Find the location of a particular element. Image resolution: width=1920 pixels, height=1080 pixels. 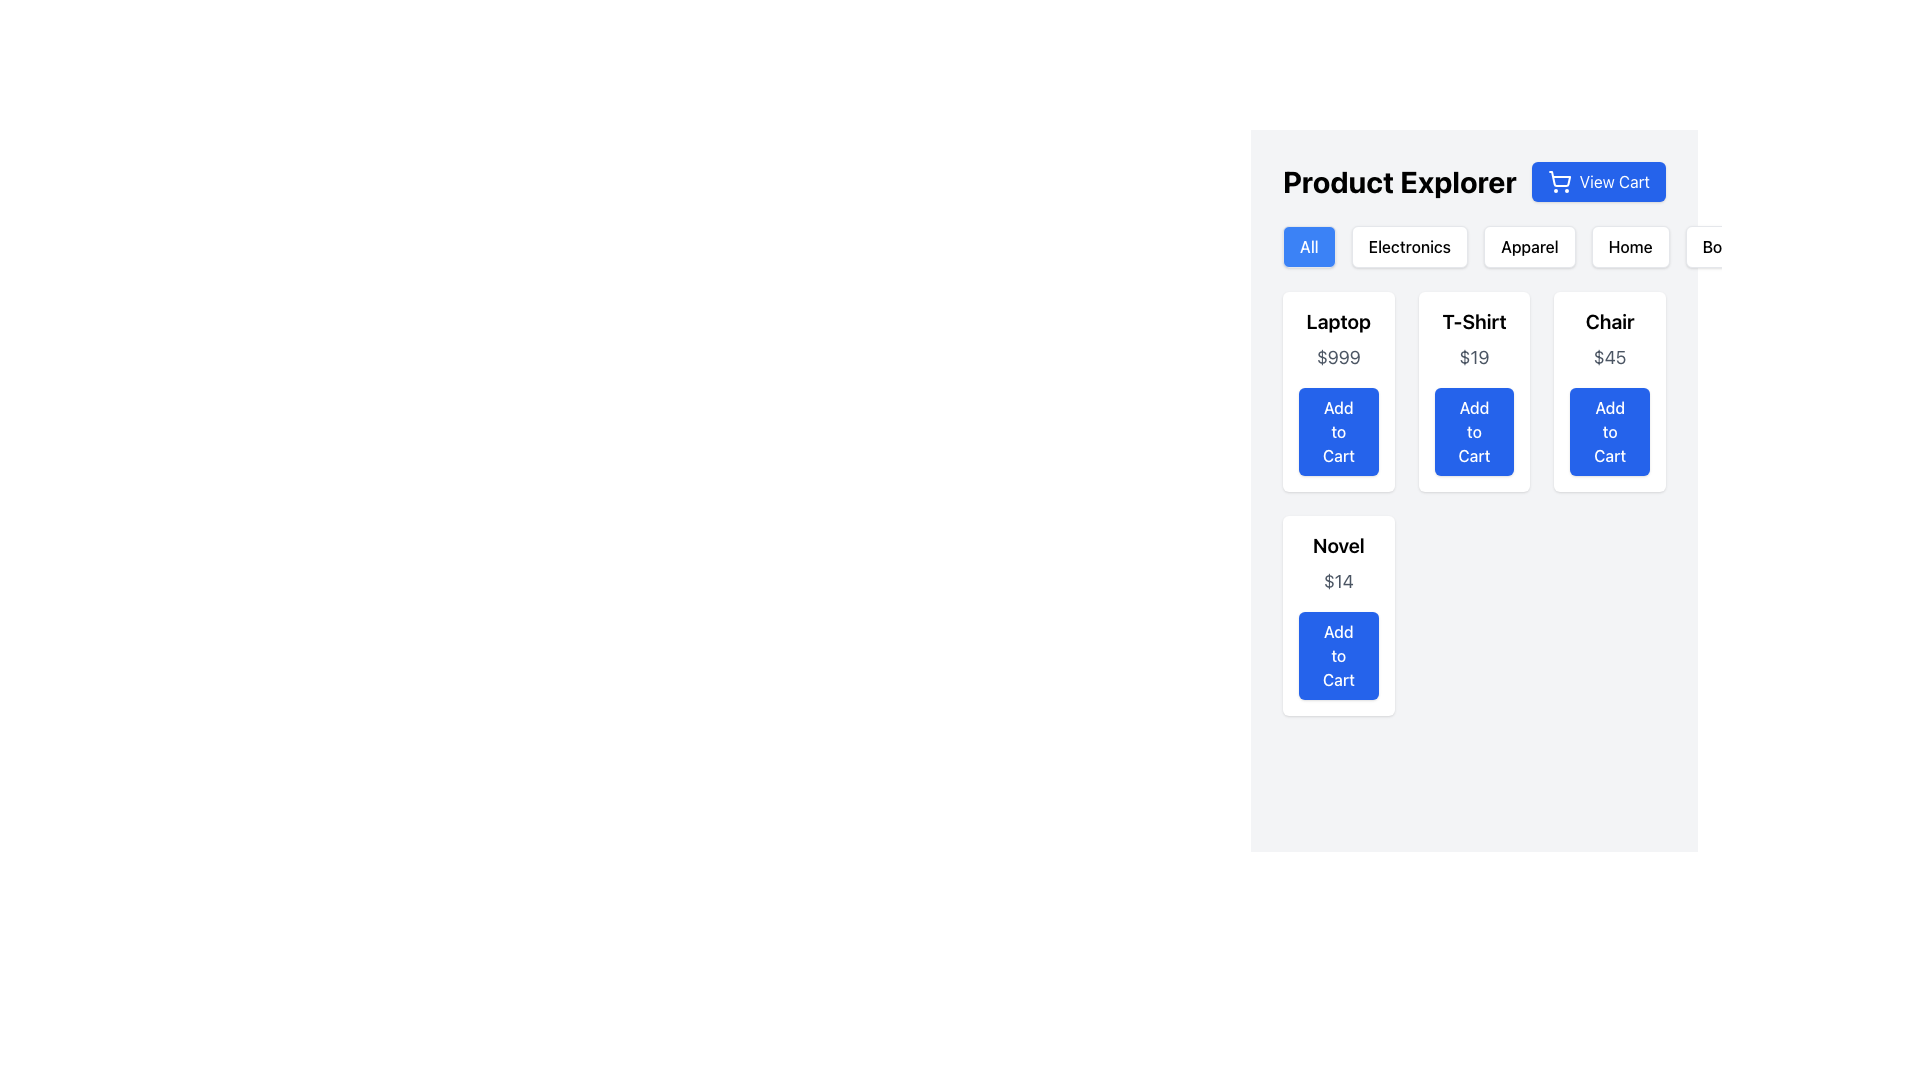

the 'Add to Cart' button with a blue background and white bold text, located at the bottom of the product card is located at coordinates (1338, 431).